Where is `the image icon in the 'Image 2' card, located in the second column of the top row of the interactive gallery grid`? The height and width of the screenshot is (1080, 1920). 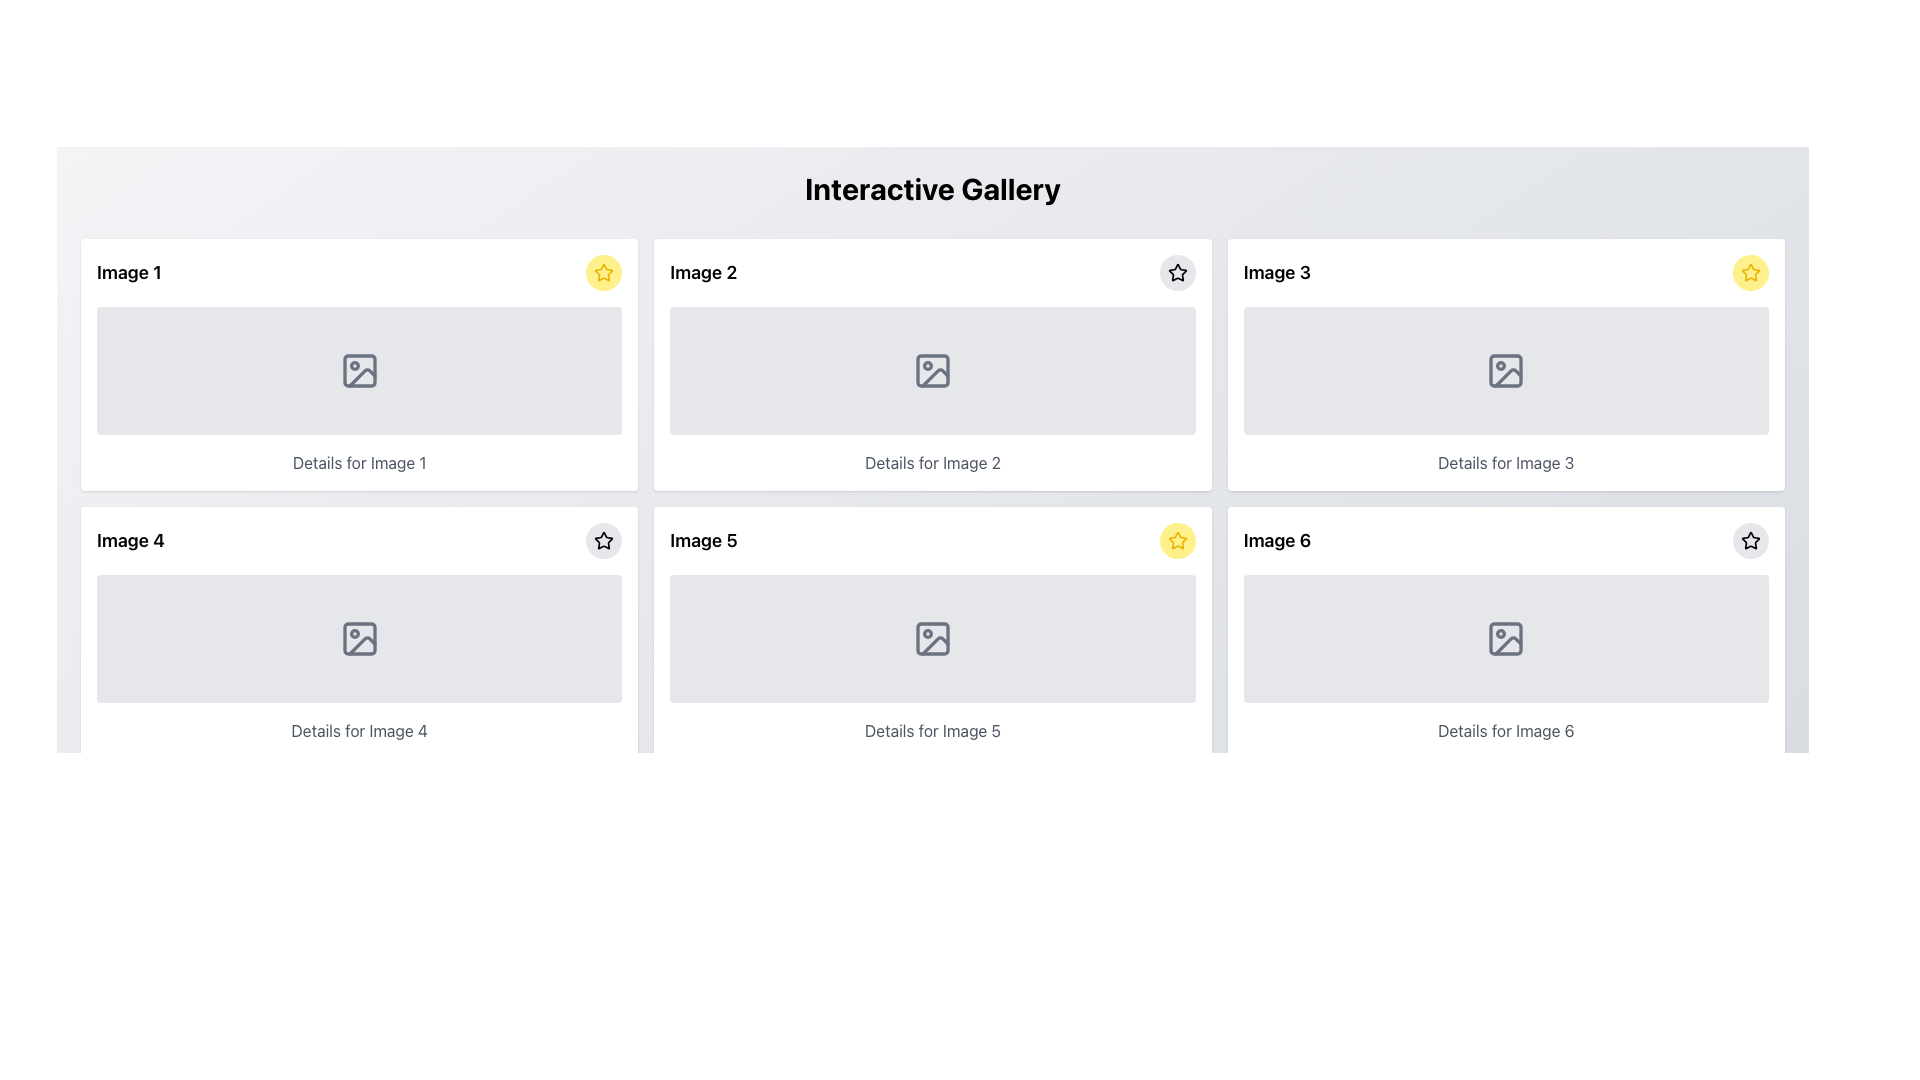 the image icon in the 'Image 2' card, located in the second column of the top row of the interactive gallery grid is located at coordinates (931, 370).